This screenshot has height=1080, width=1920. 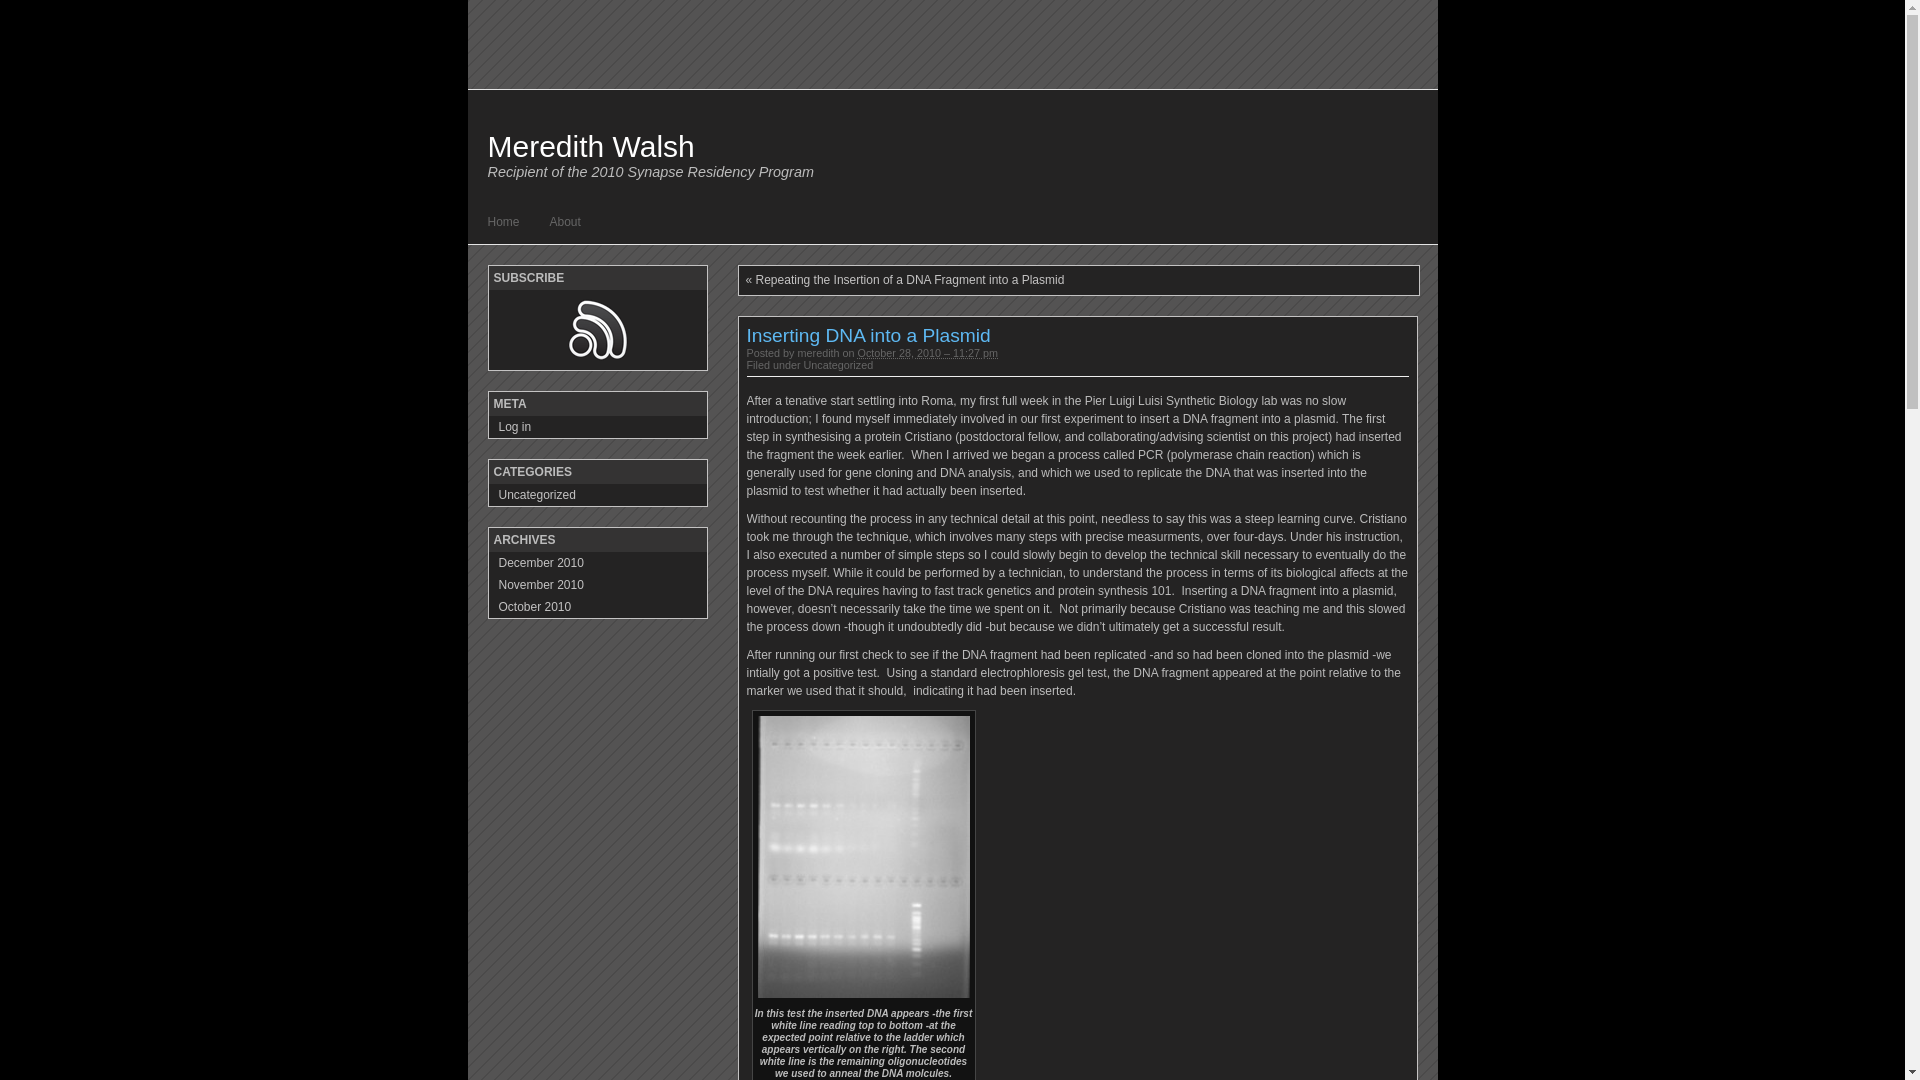 I want to click on 'meredith', so click(x=819, y=352).